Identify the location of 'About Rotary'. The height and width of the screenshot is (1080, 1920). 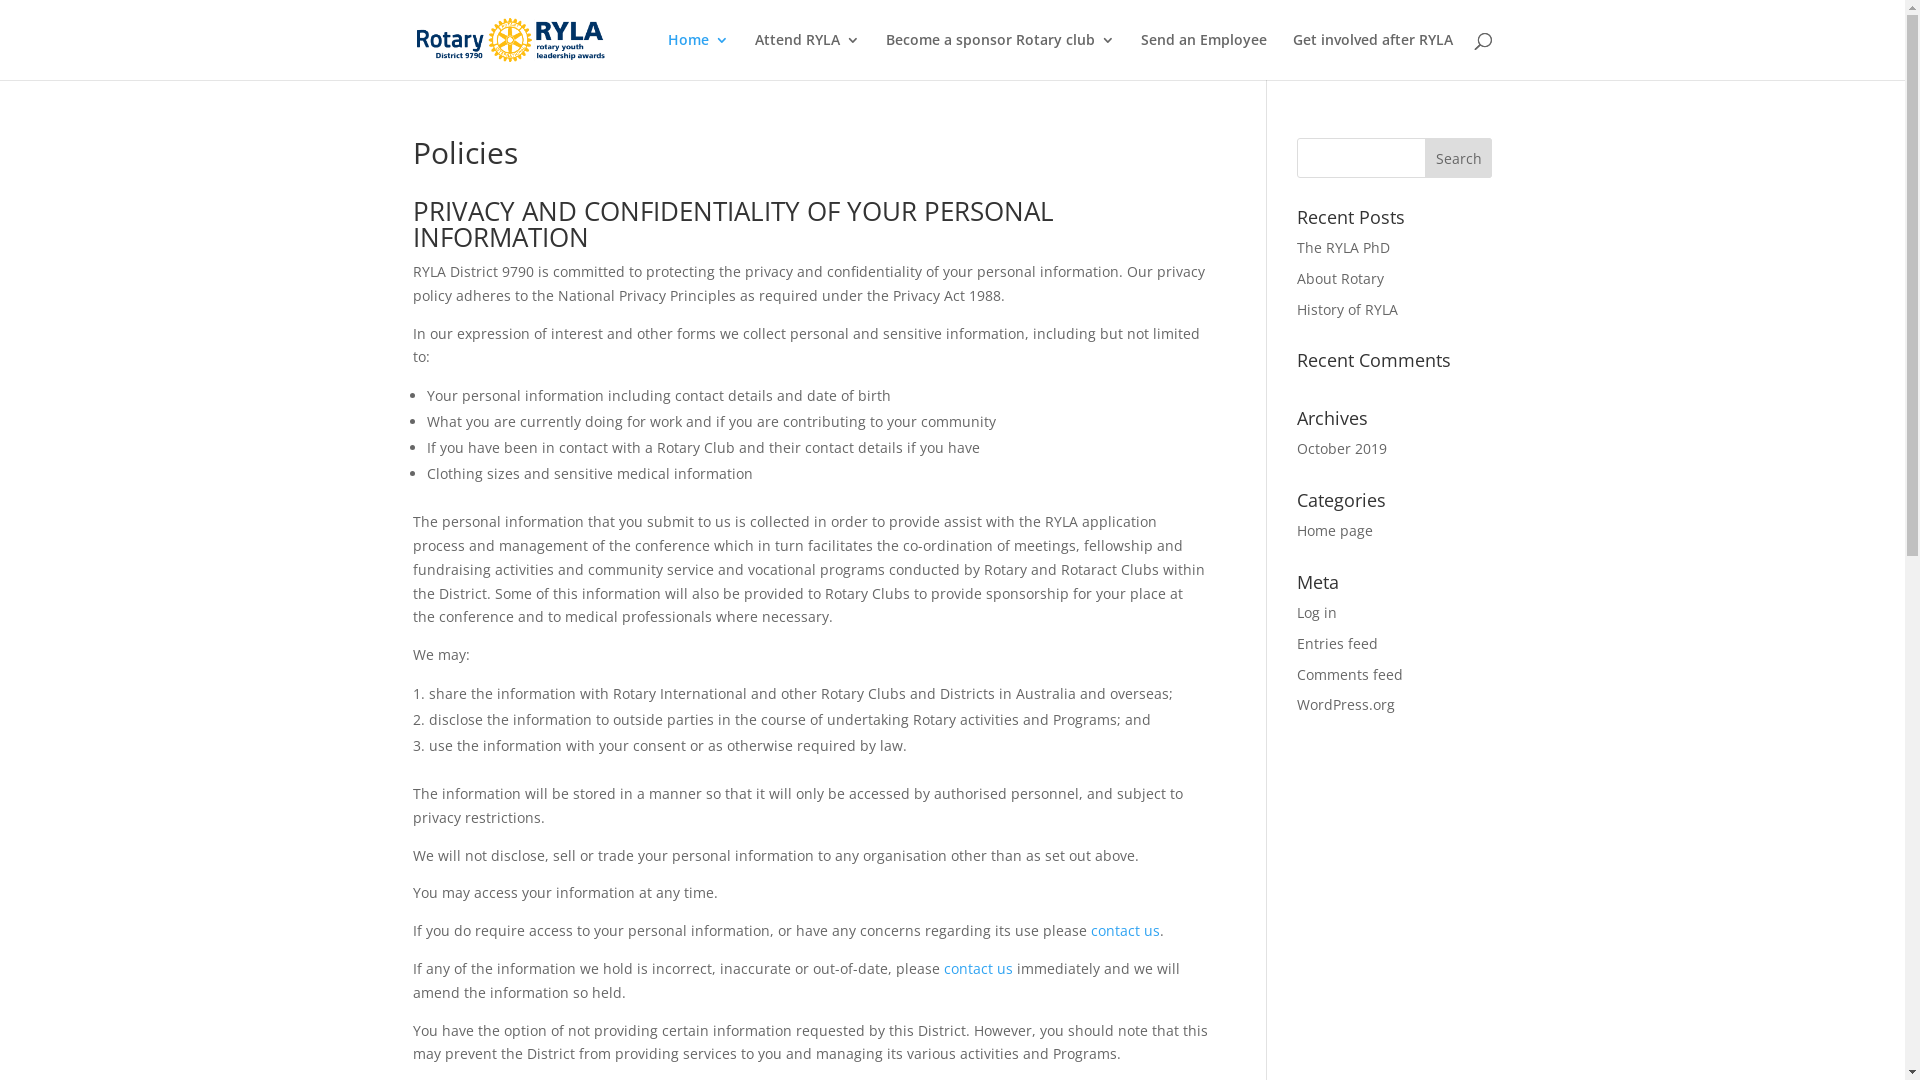
(1296, 278).